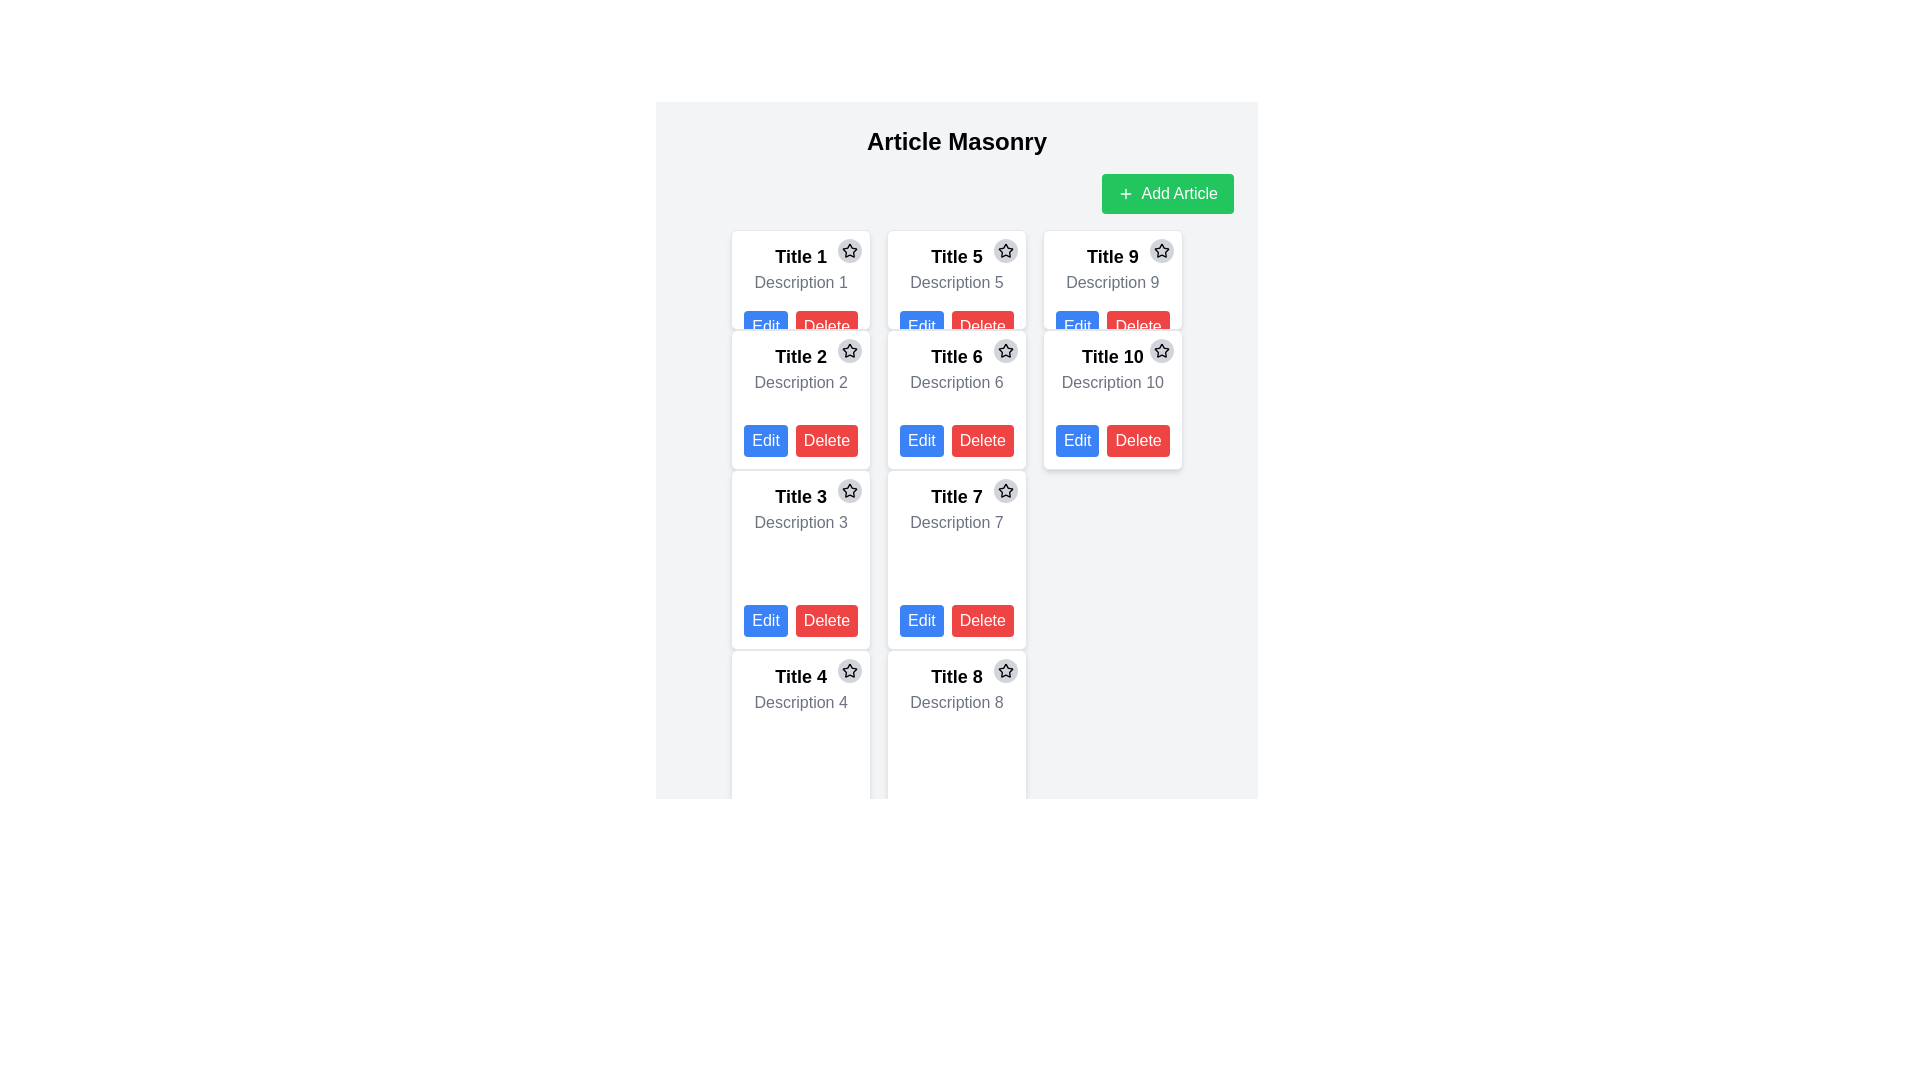 The height and width of the screenshot is (1080, 1920). I want to click on the Text Label that serves as the title for the associated card, located at the topmost position within the card component, so click(801, 256).